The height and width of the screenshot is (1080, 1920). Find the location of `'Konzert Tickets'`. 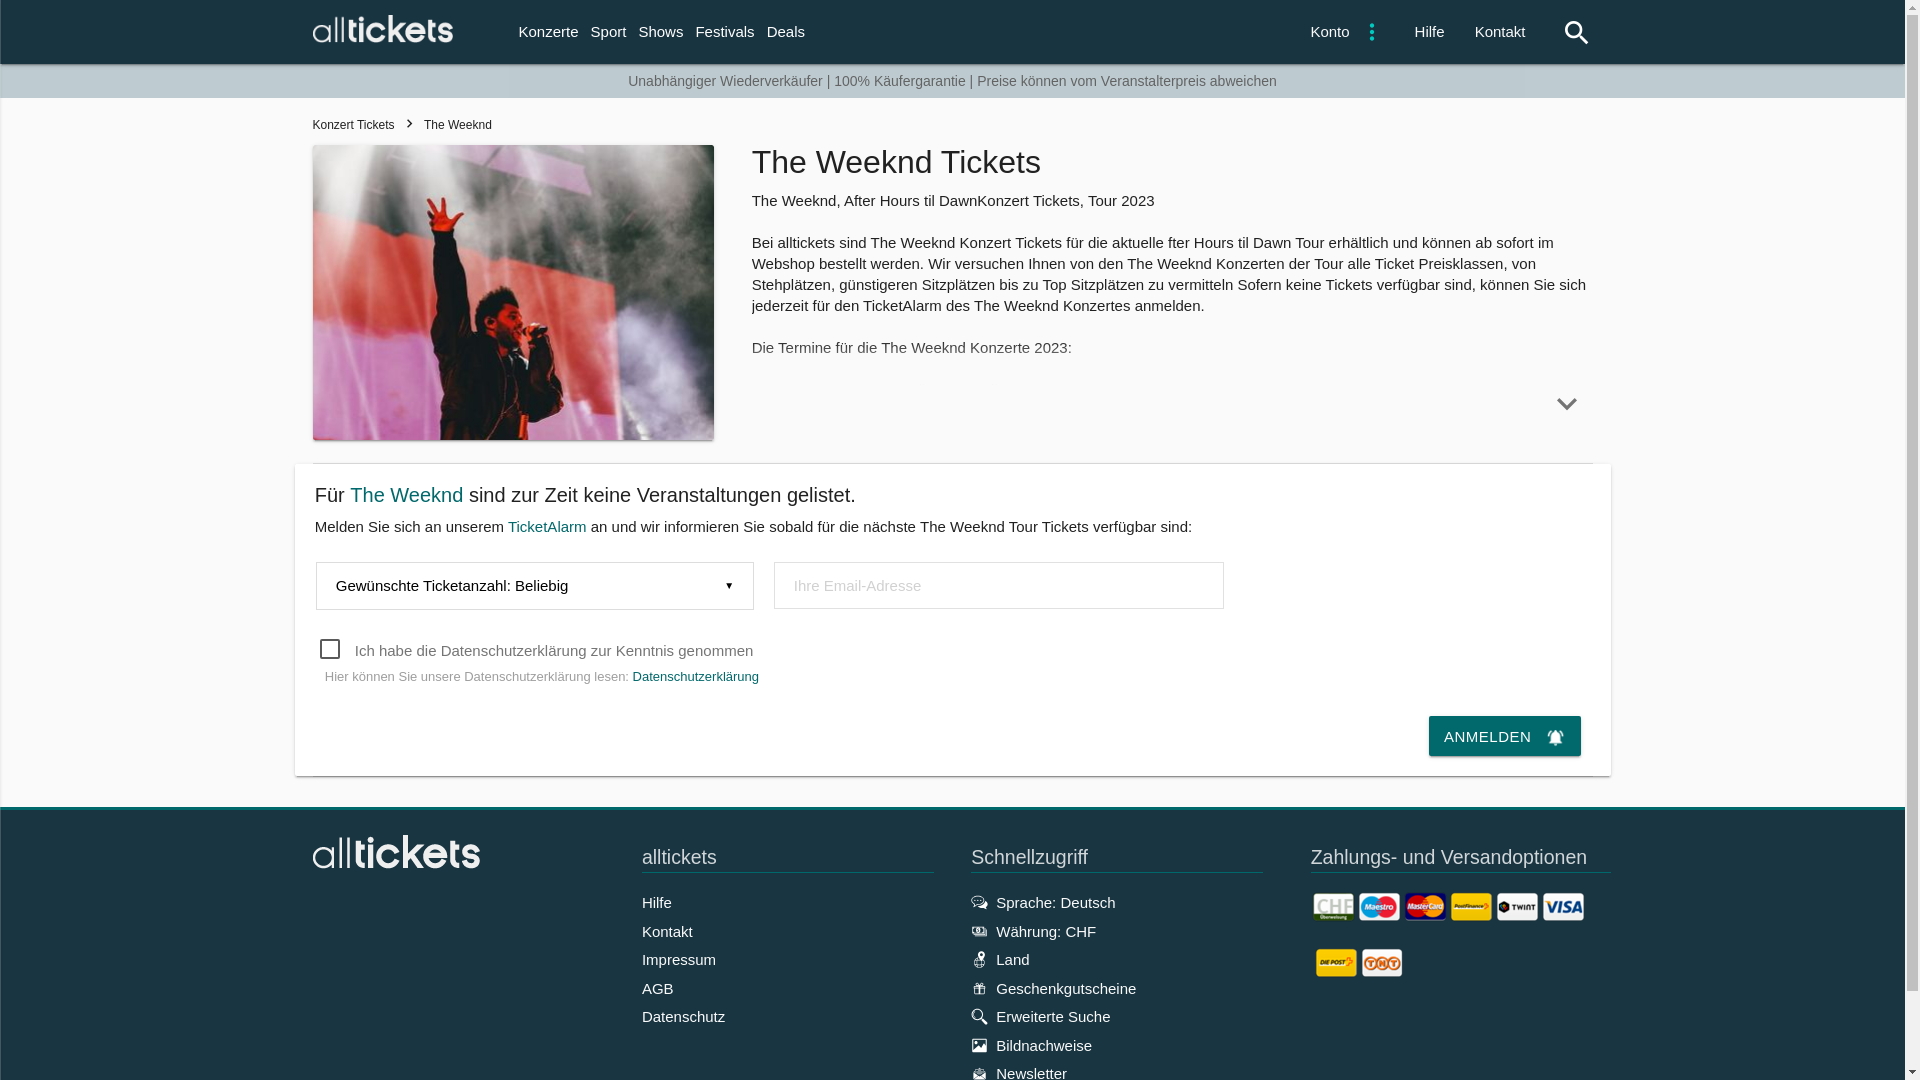

'Konzert Tickets' is located at coordinates (311, 124).